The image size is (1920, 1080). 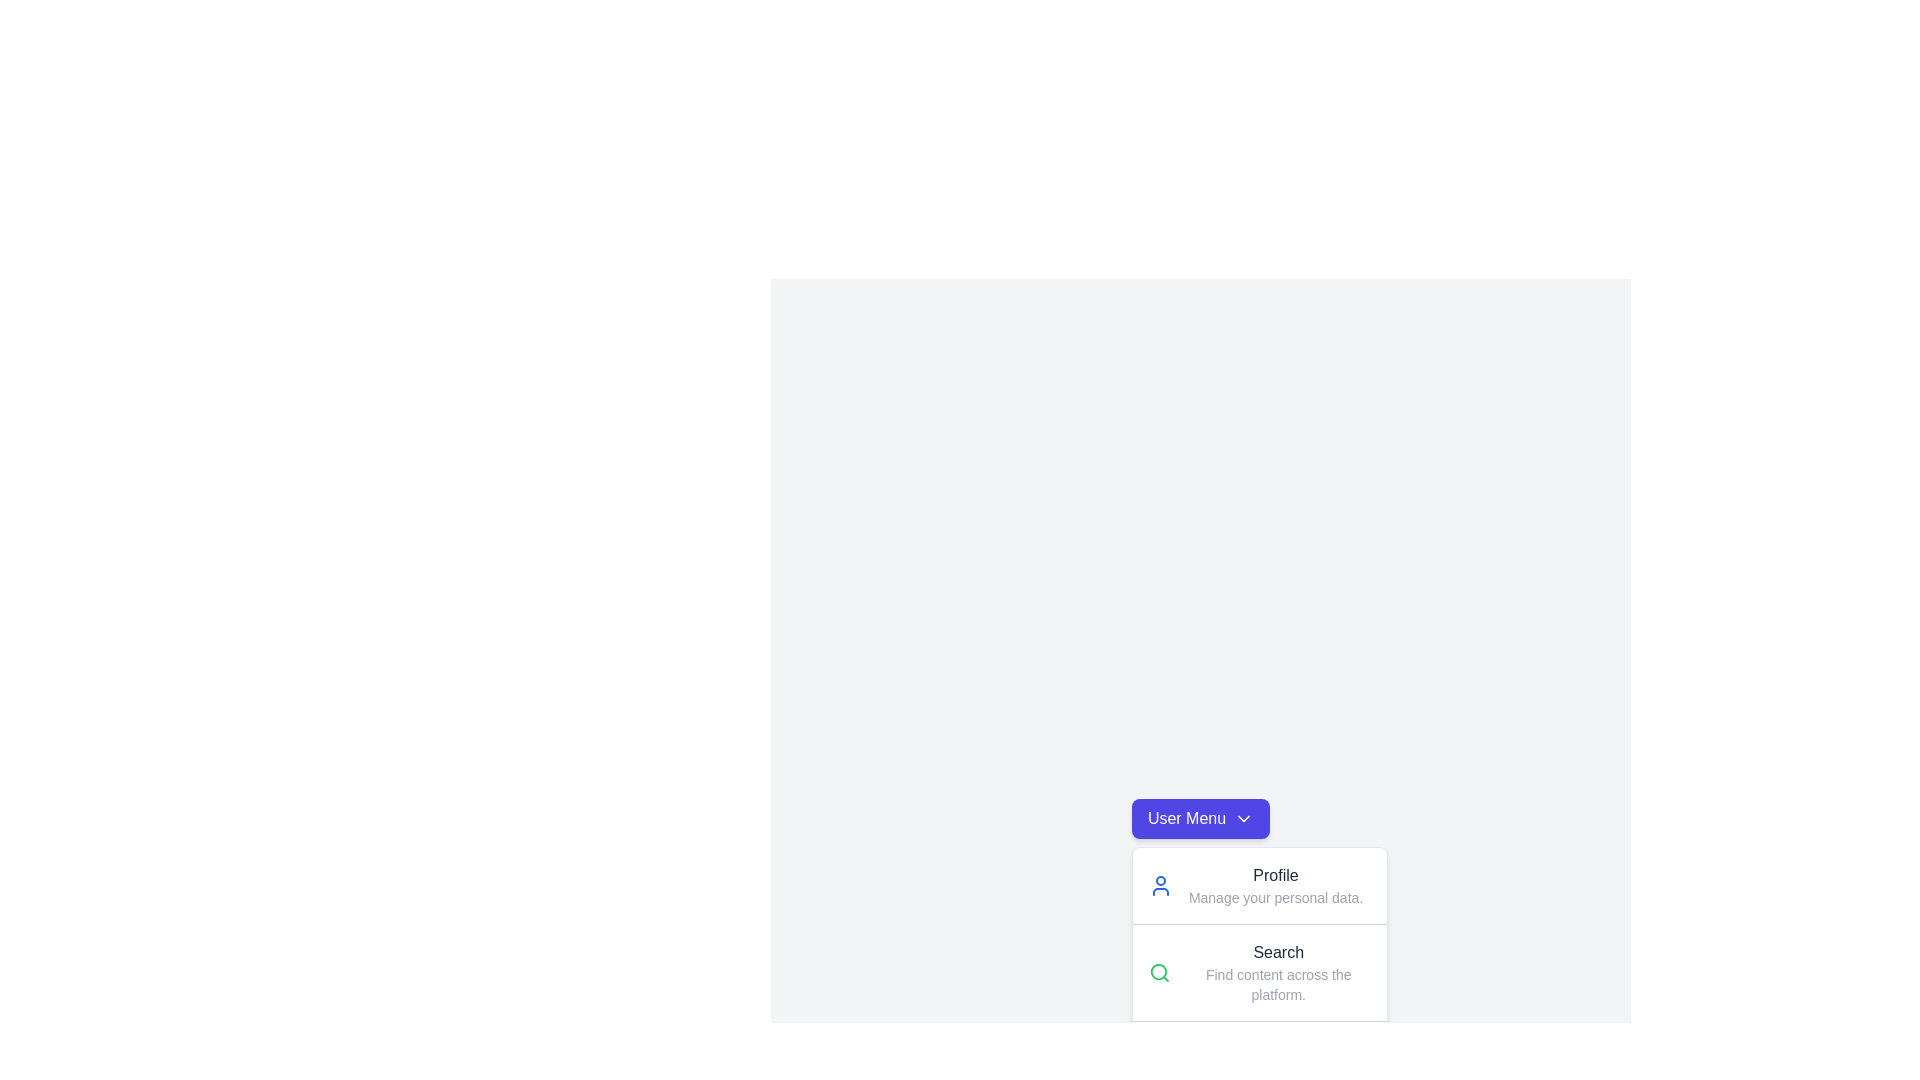 I want to click on the user profile information text display in the dropdown menu, which is the first item listed above 'Search', so click(x=1275, y=885).